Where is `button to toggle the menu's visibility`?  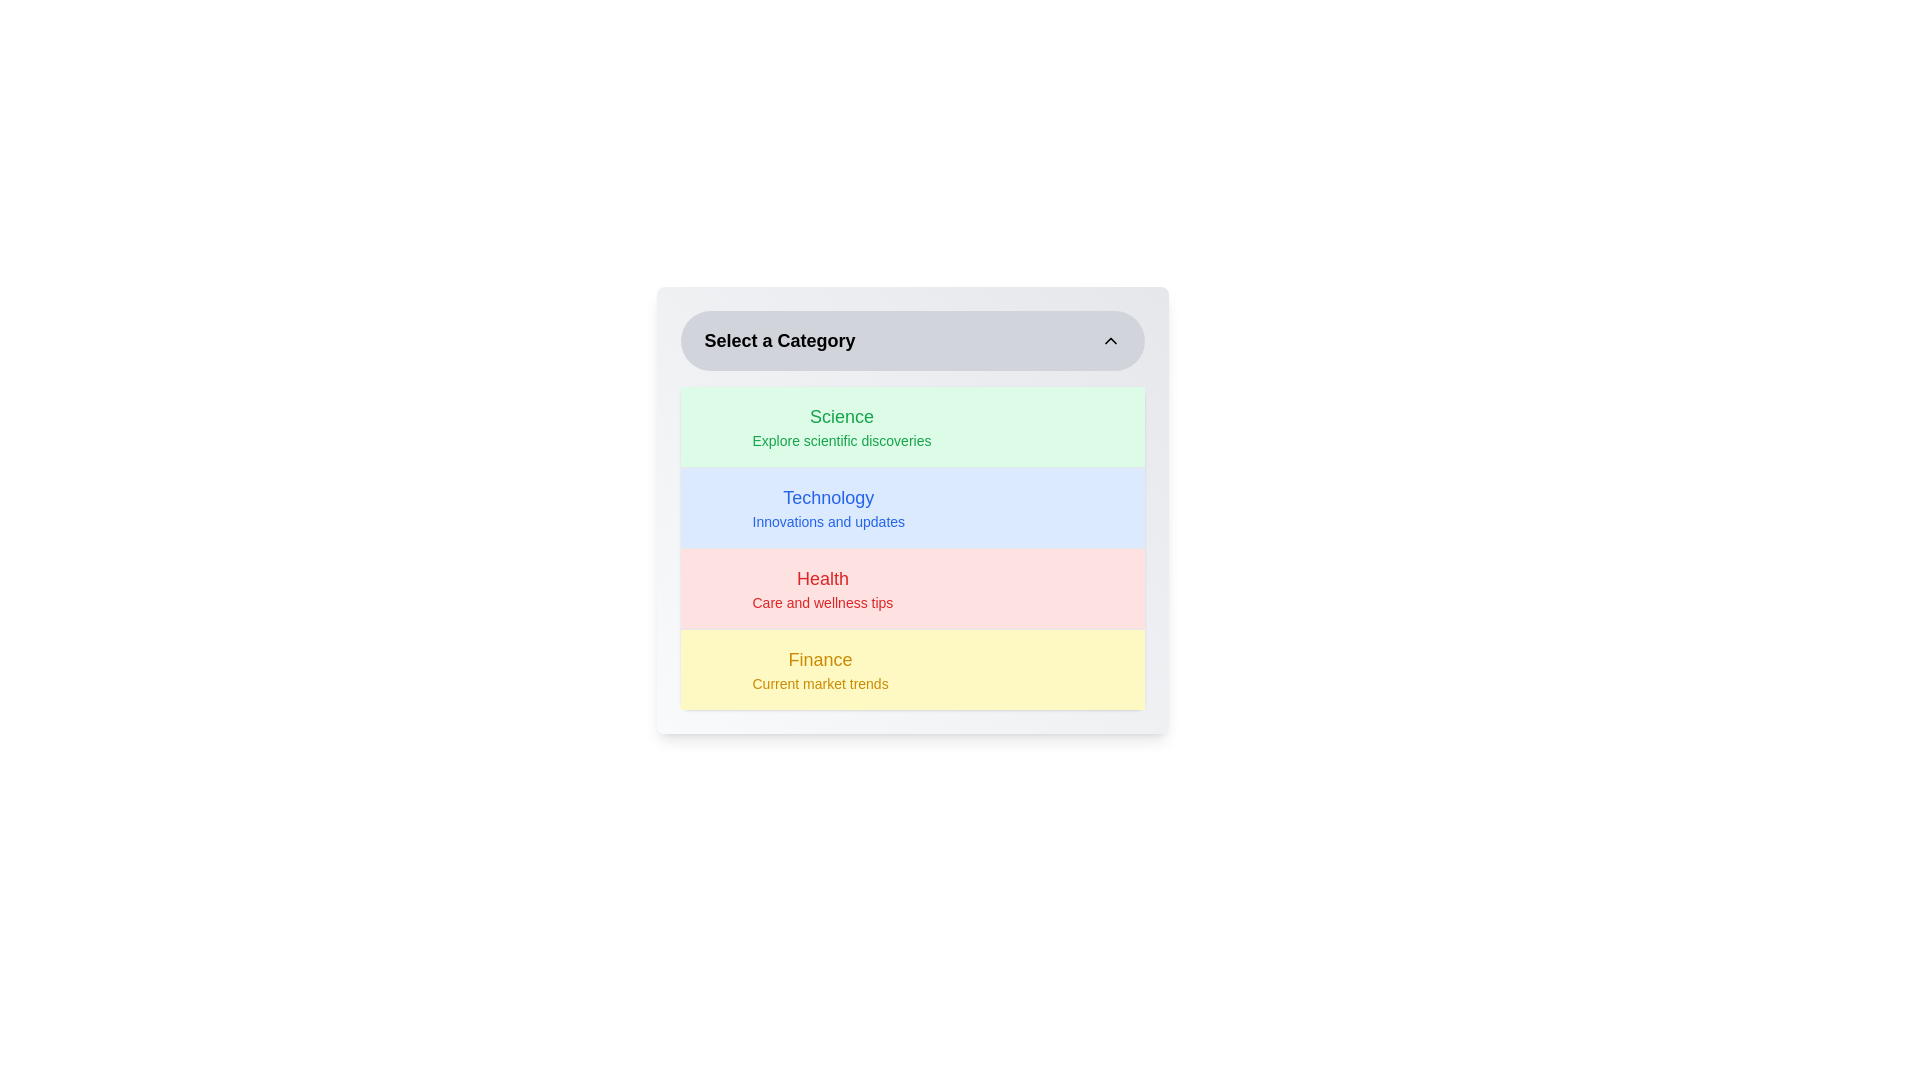
button to toggle the menu's visibility is located at coordinates (911, 339).